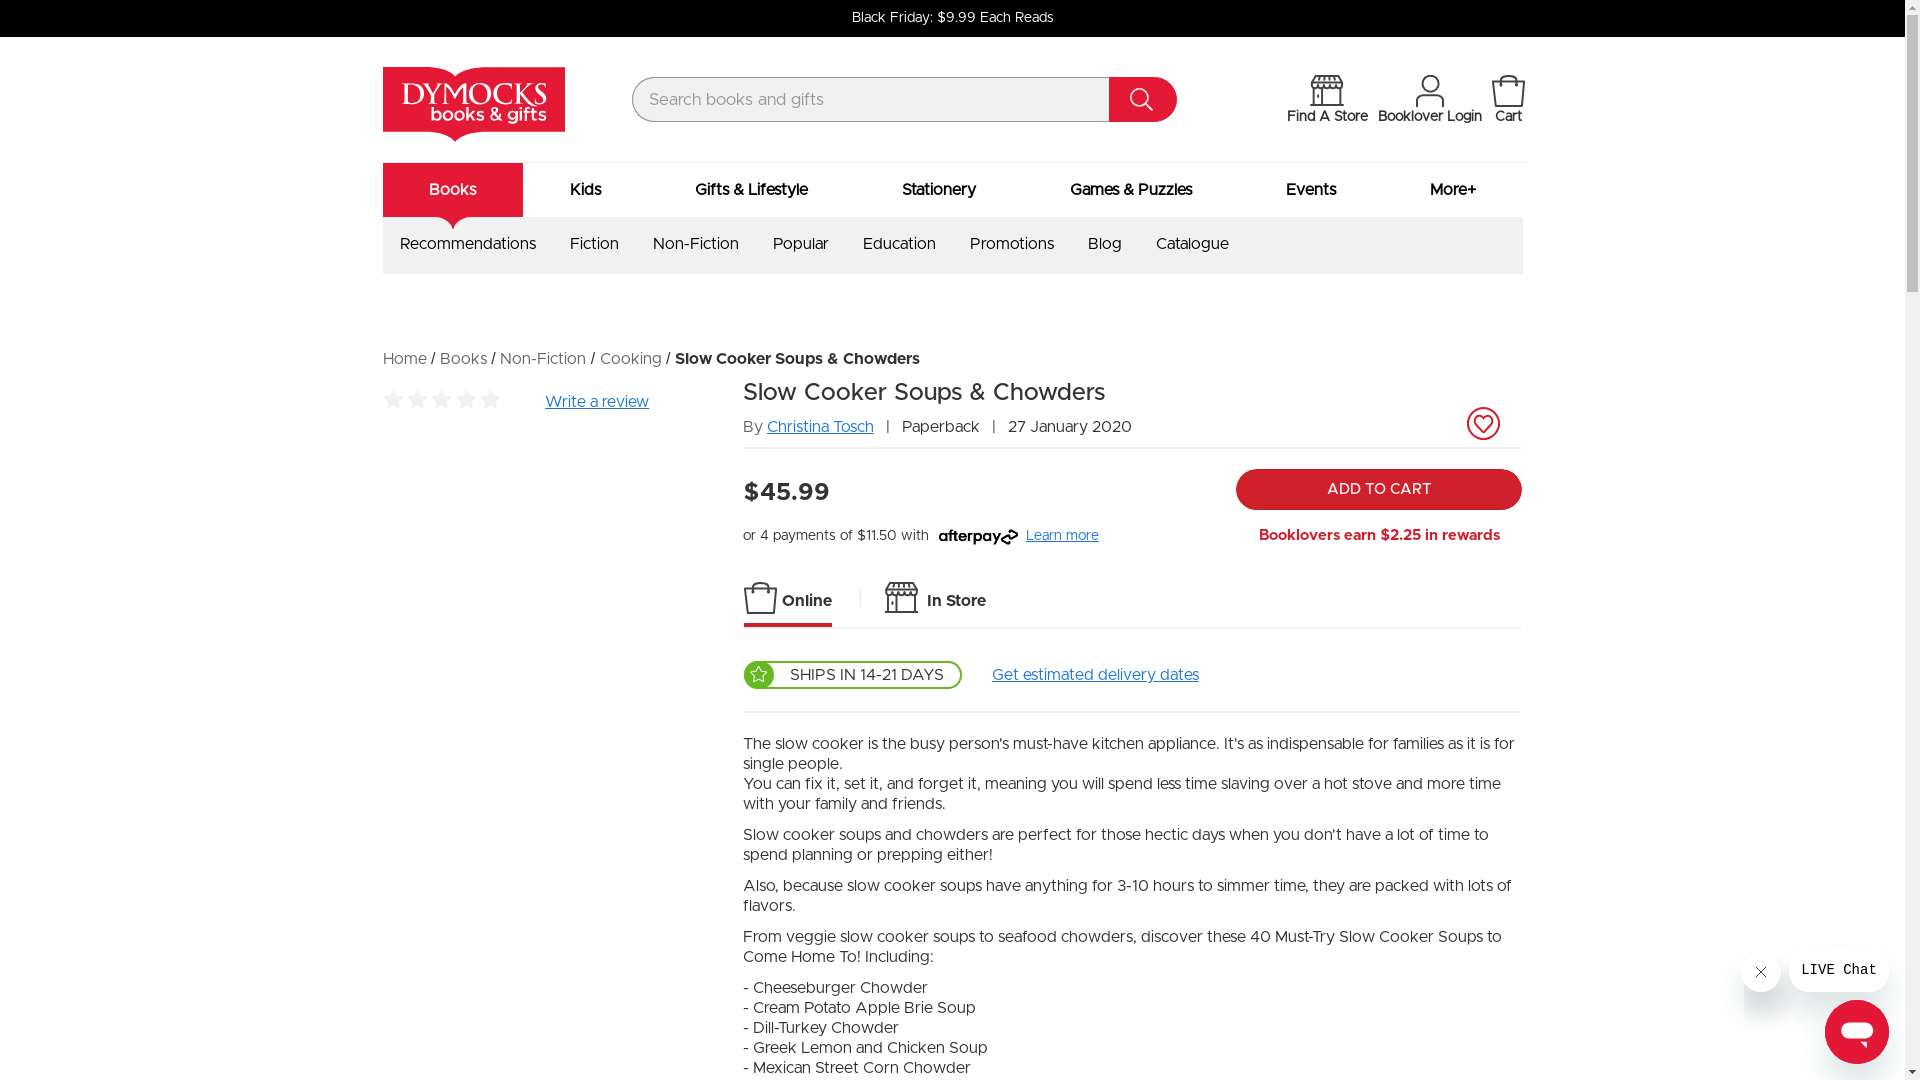 This screenshot has width=1920, height=1080. Describe the element at coordinates (1856, 1032) in the screenshot. I see `'Button to launch messaging window'` at that location.